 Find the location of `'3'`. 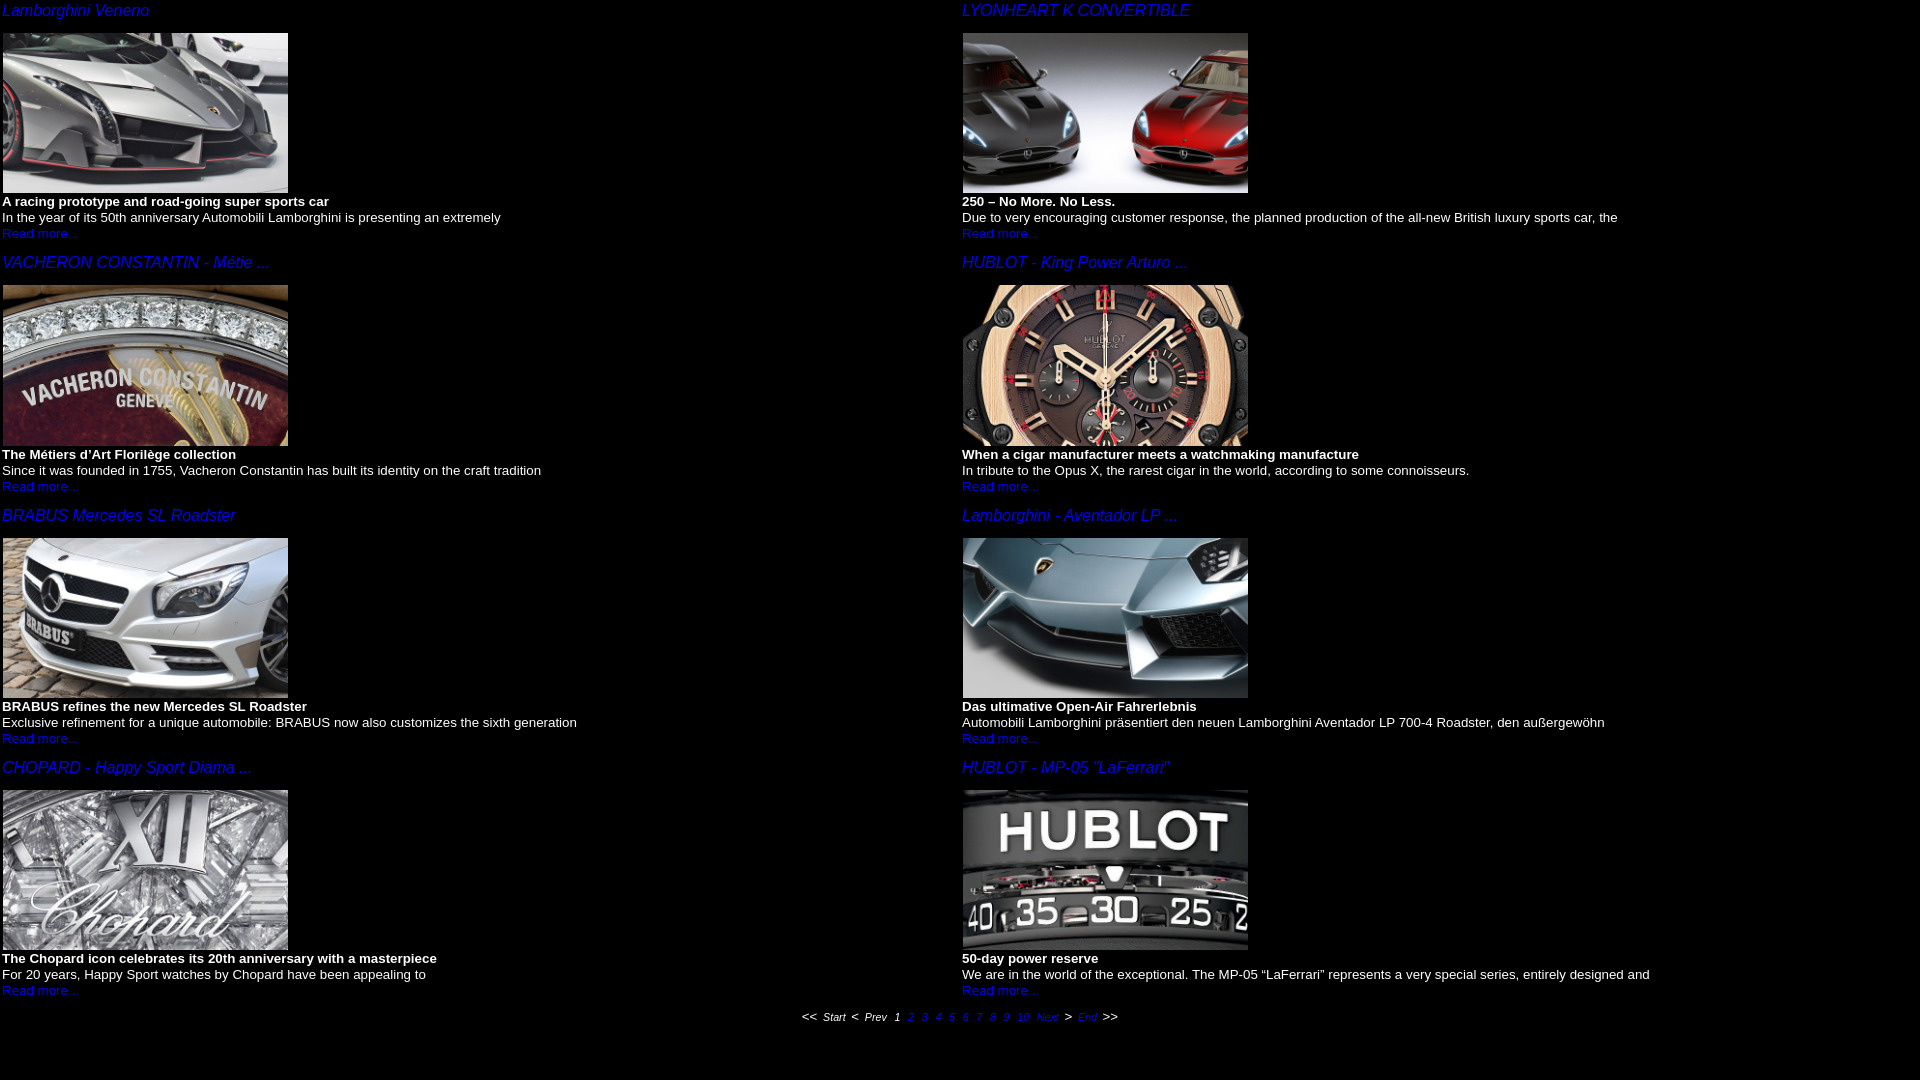

'3' is located at coordinates (919, 1017).